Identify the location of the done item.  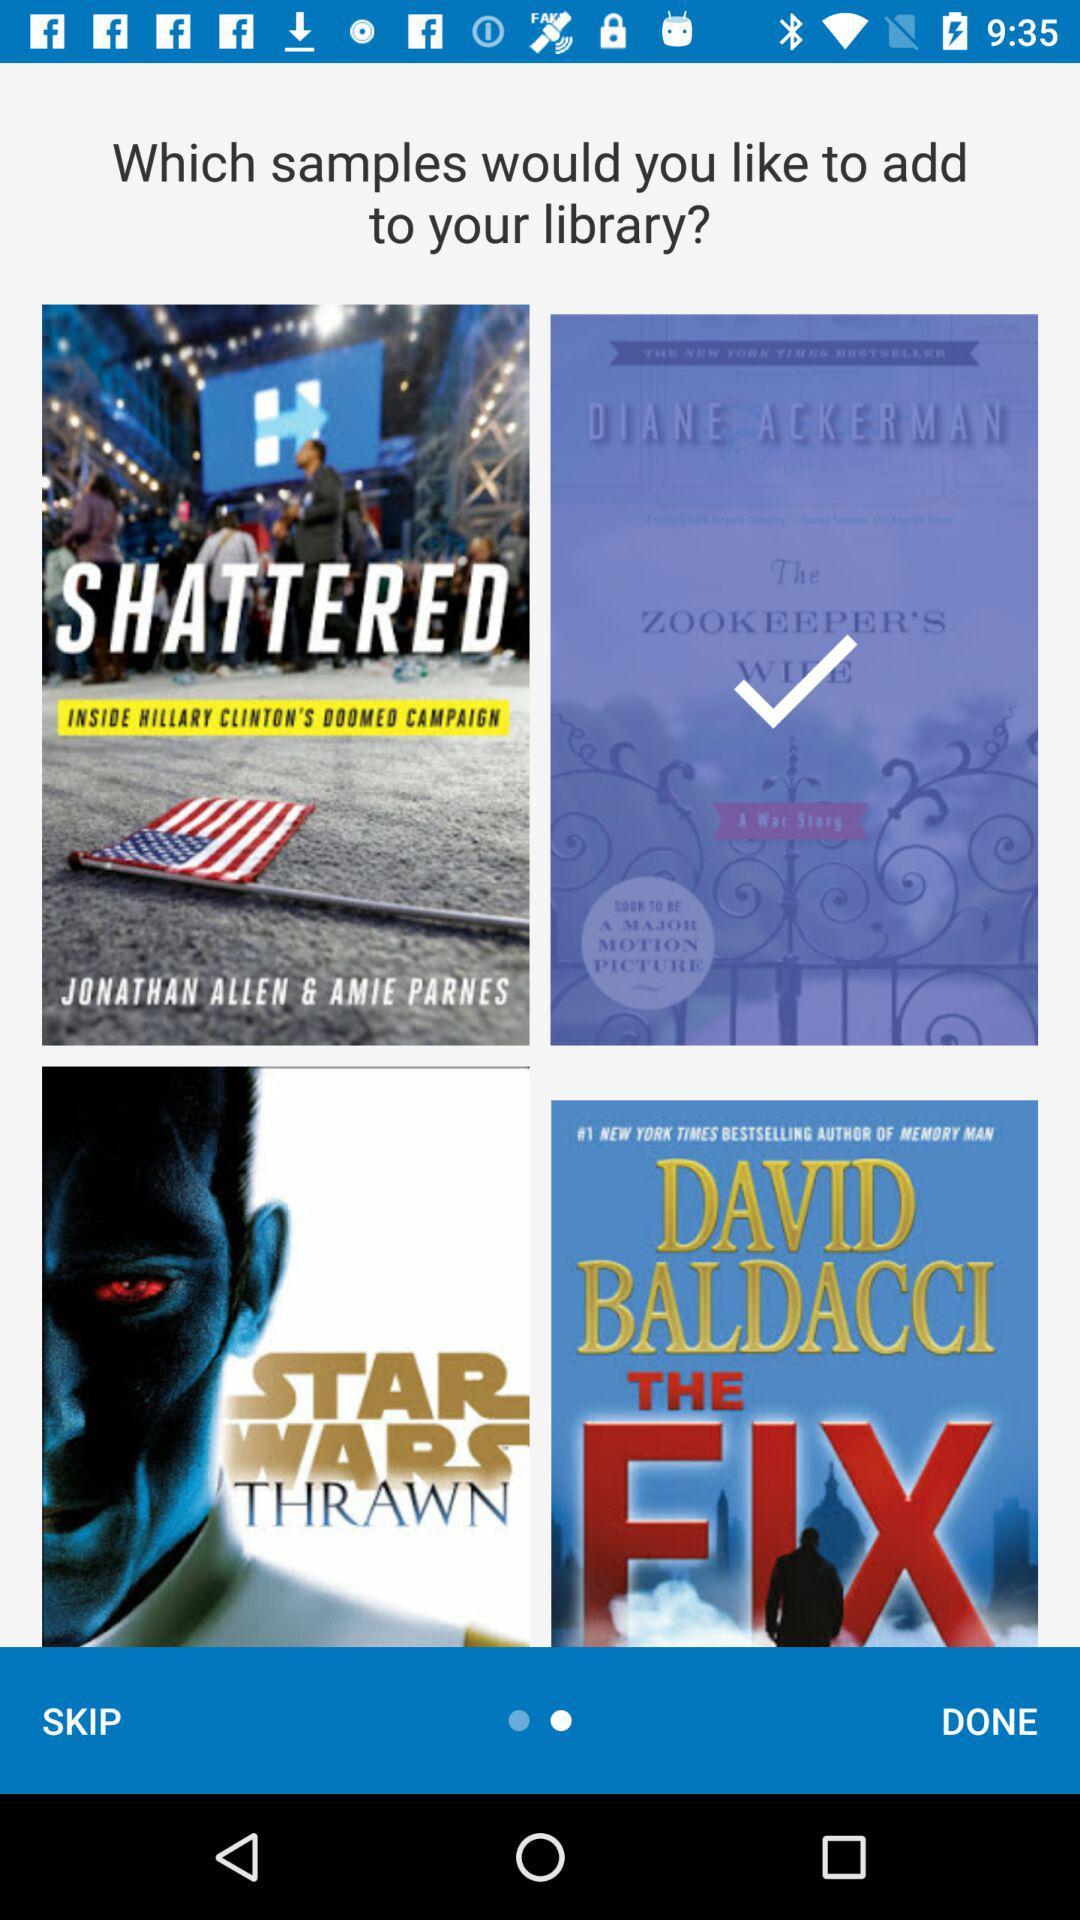
(988, 1719).